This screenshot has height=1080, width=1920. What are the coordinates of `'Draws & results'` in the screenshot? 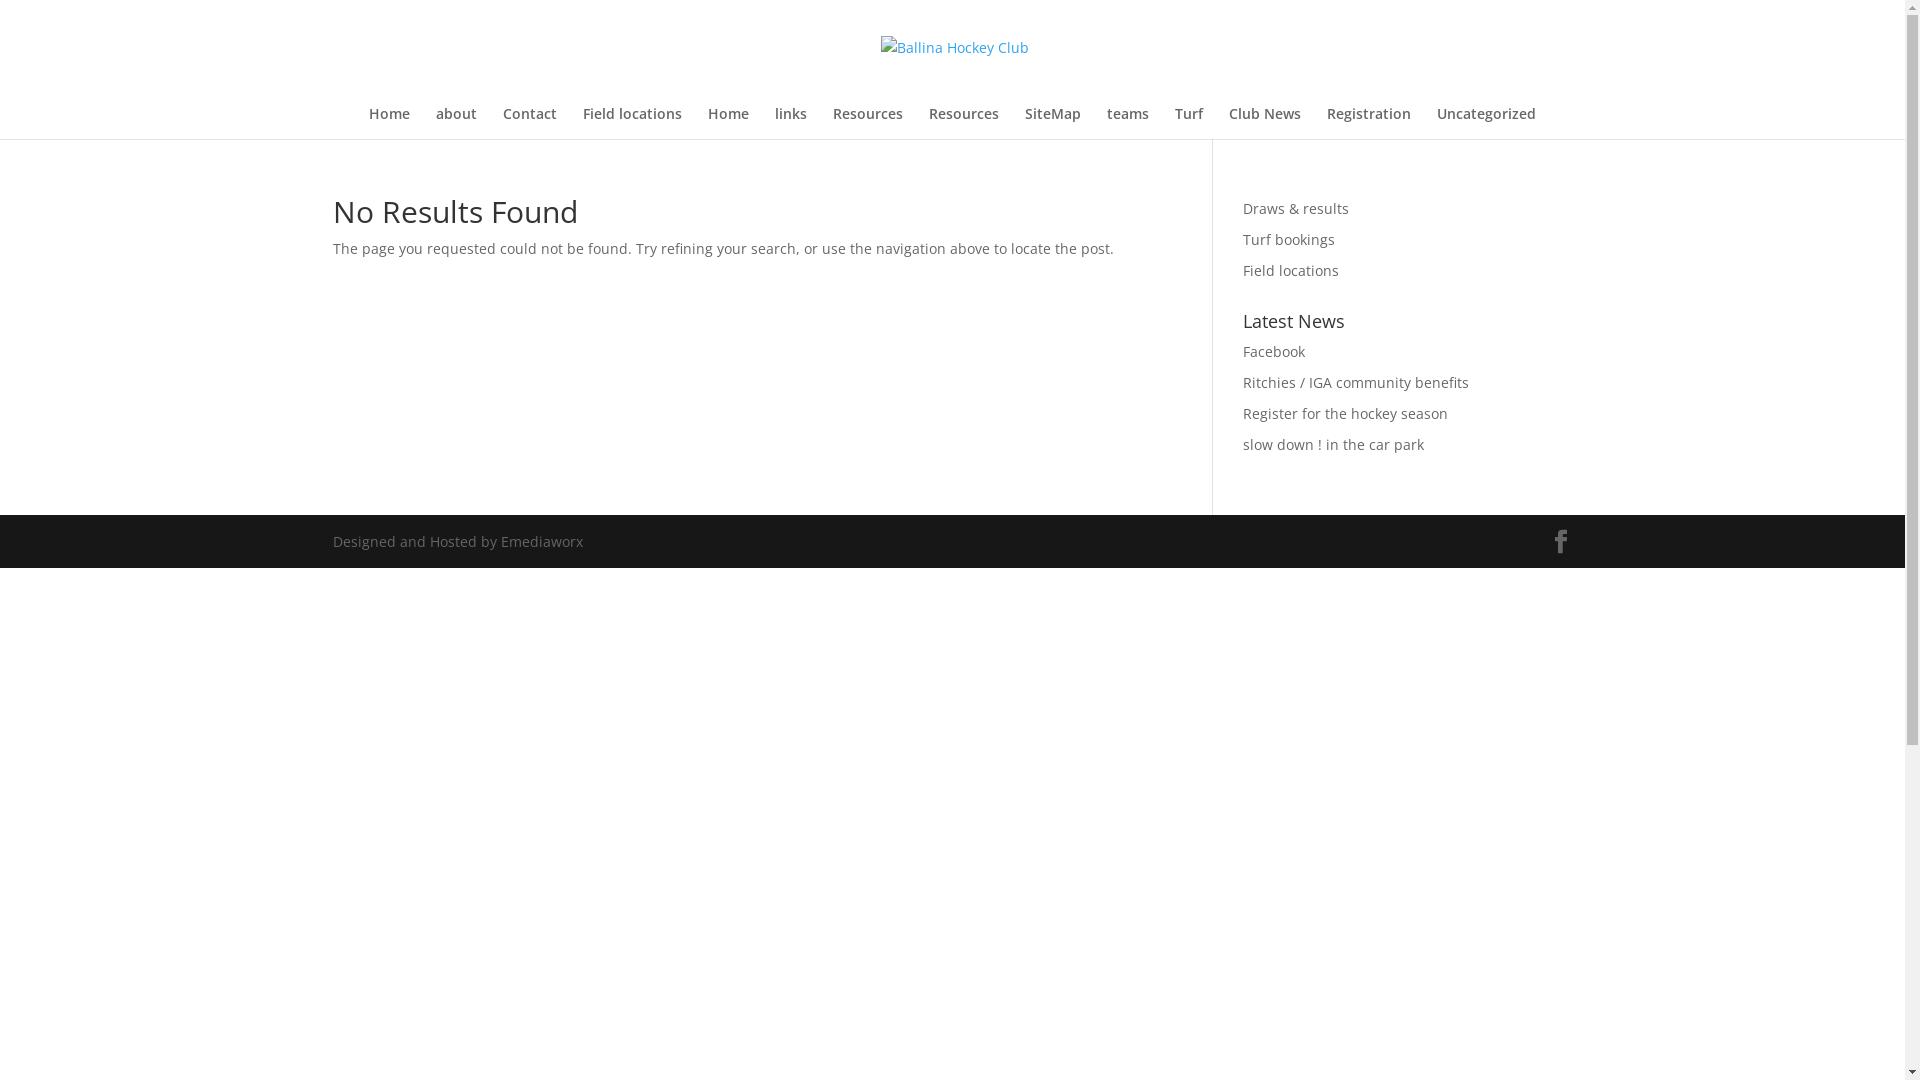 It's located at (1296, 208).